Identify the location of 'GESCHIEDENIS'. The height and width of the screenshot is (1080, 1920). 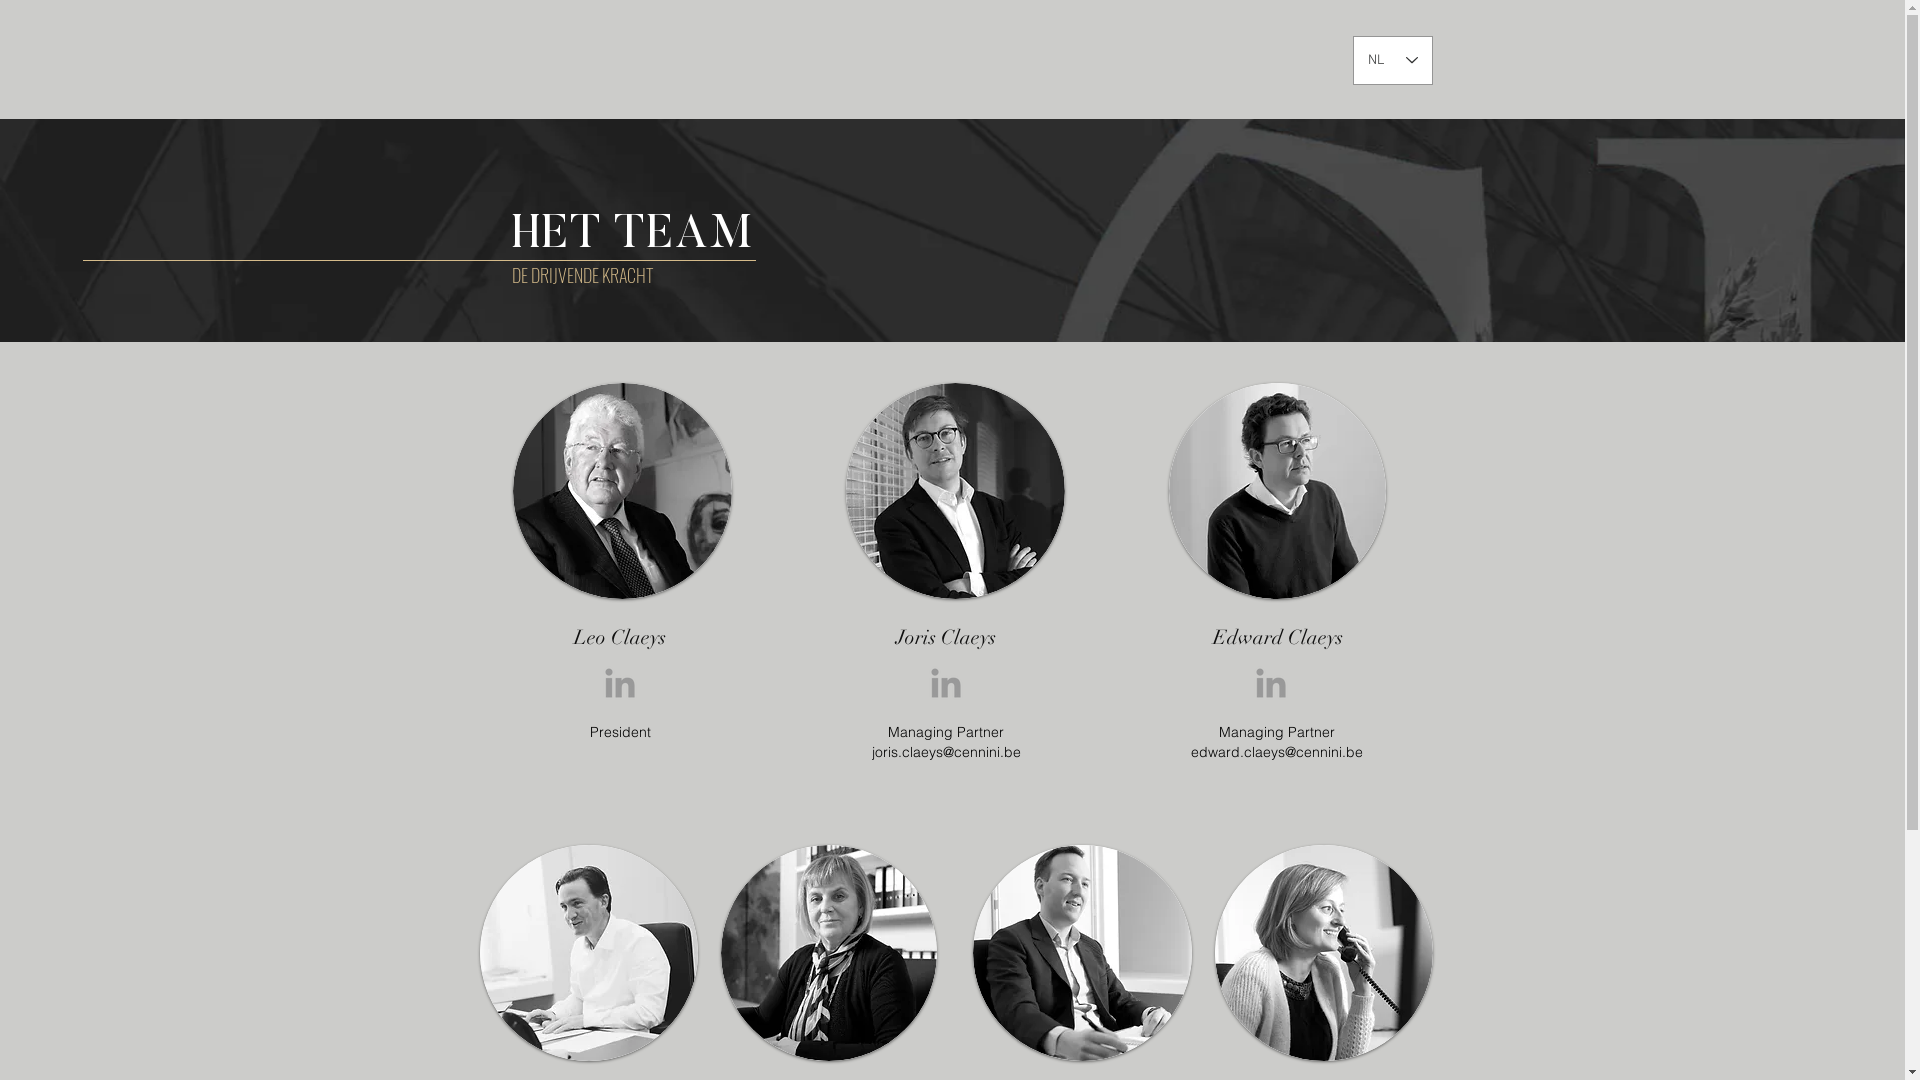
(1044, 57).